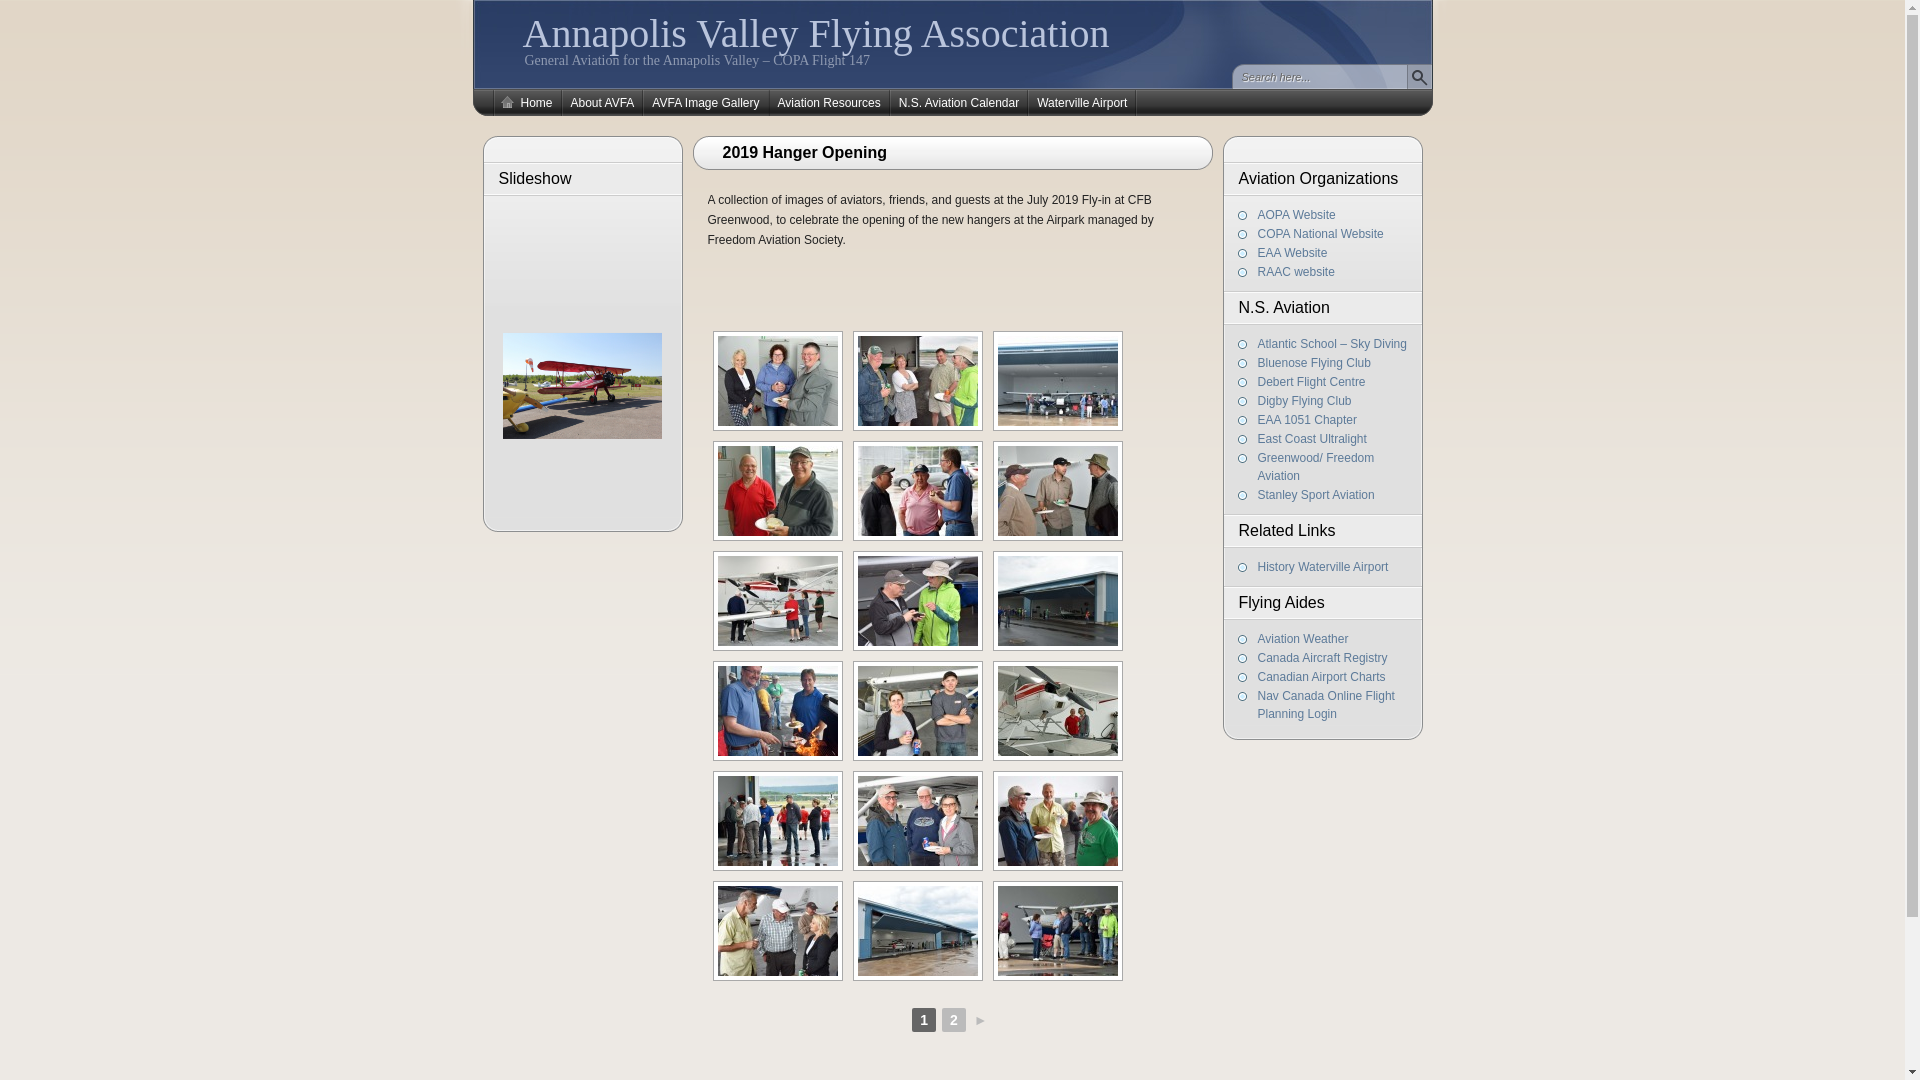 This screenshot has width=1920, height=1080. What do you see at coordinates (1296, 215) in the screenshot?
I see `'AOPA Website'` at bounding box center [1296, 215].